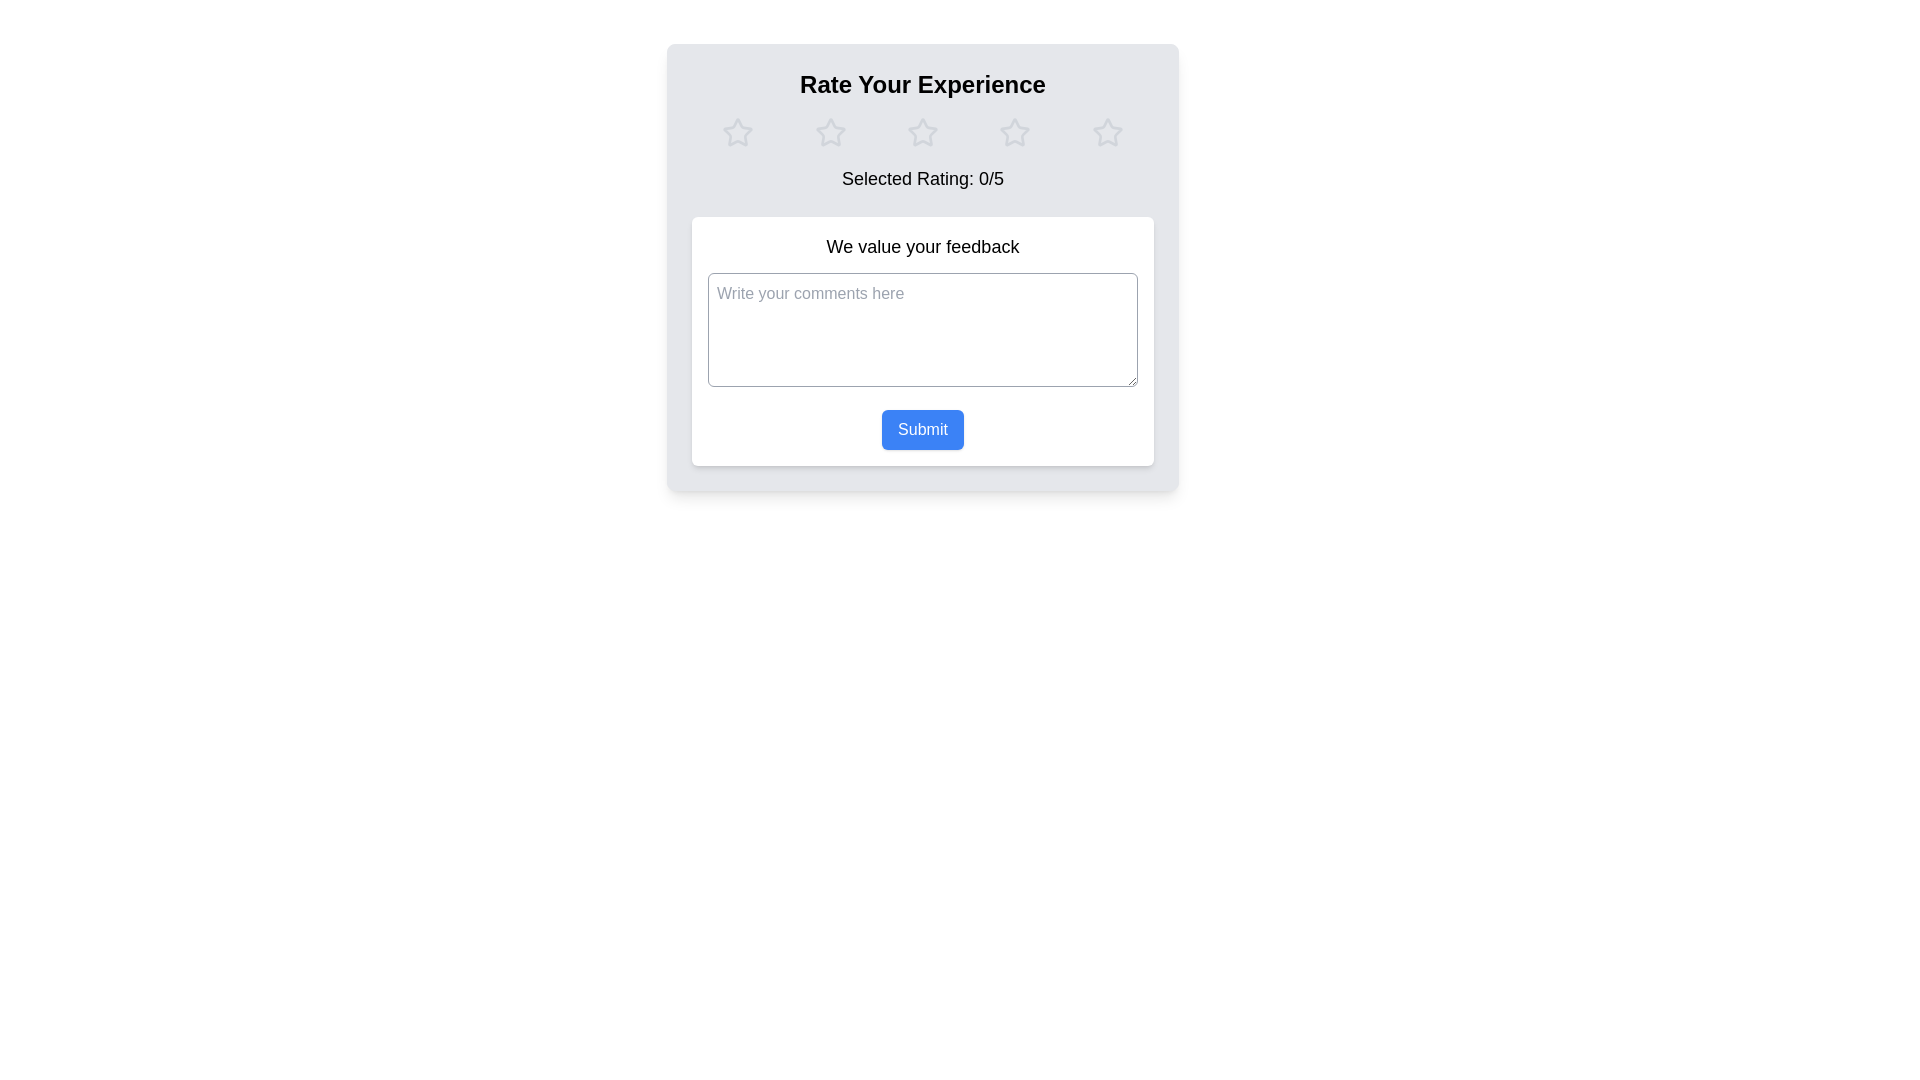  What do you see at coordinates (921, 177) in the screenshot?
I see `the centered text label displaying 'Selected Rating: 0/5' that is located below the rating stars section in the feedback form` at bounding box center [921, 177].